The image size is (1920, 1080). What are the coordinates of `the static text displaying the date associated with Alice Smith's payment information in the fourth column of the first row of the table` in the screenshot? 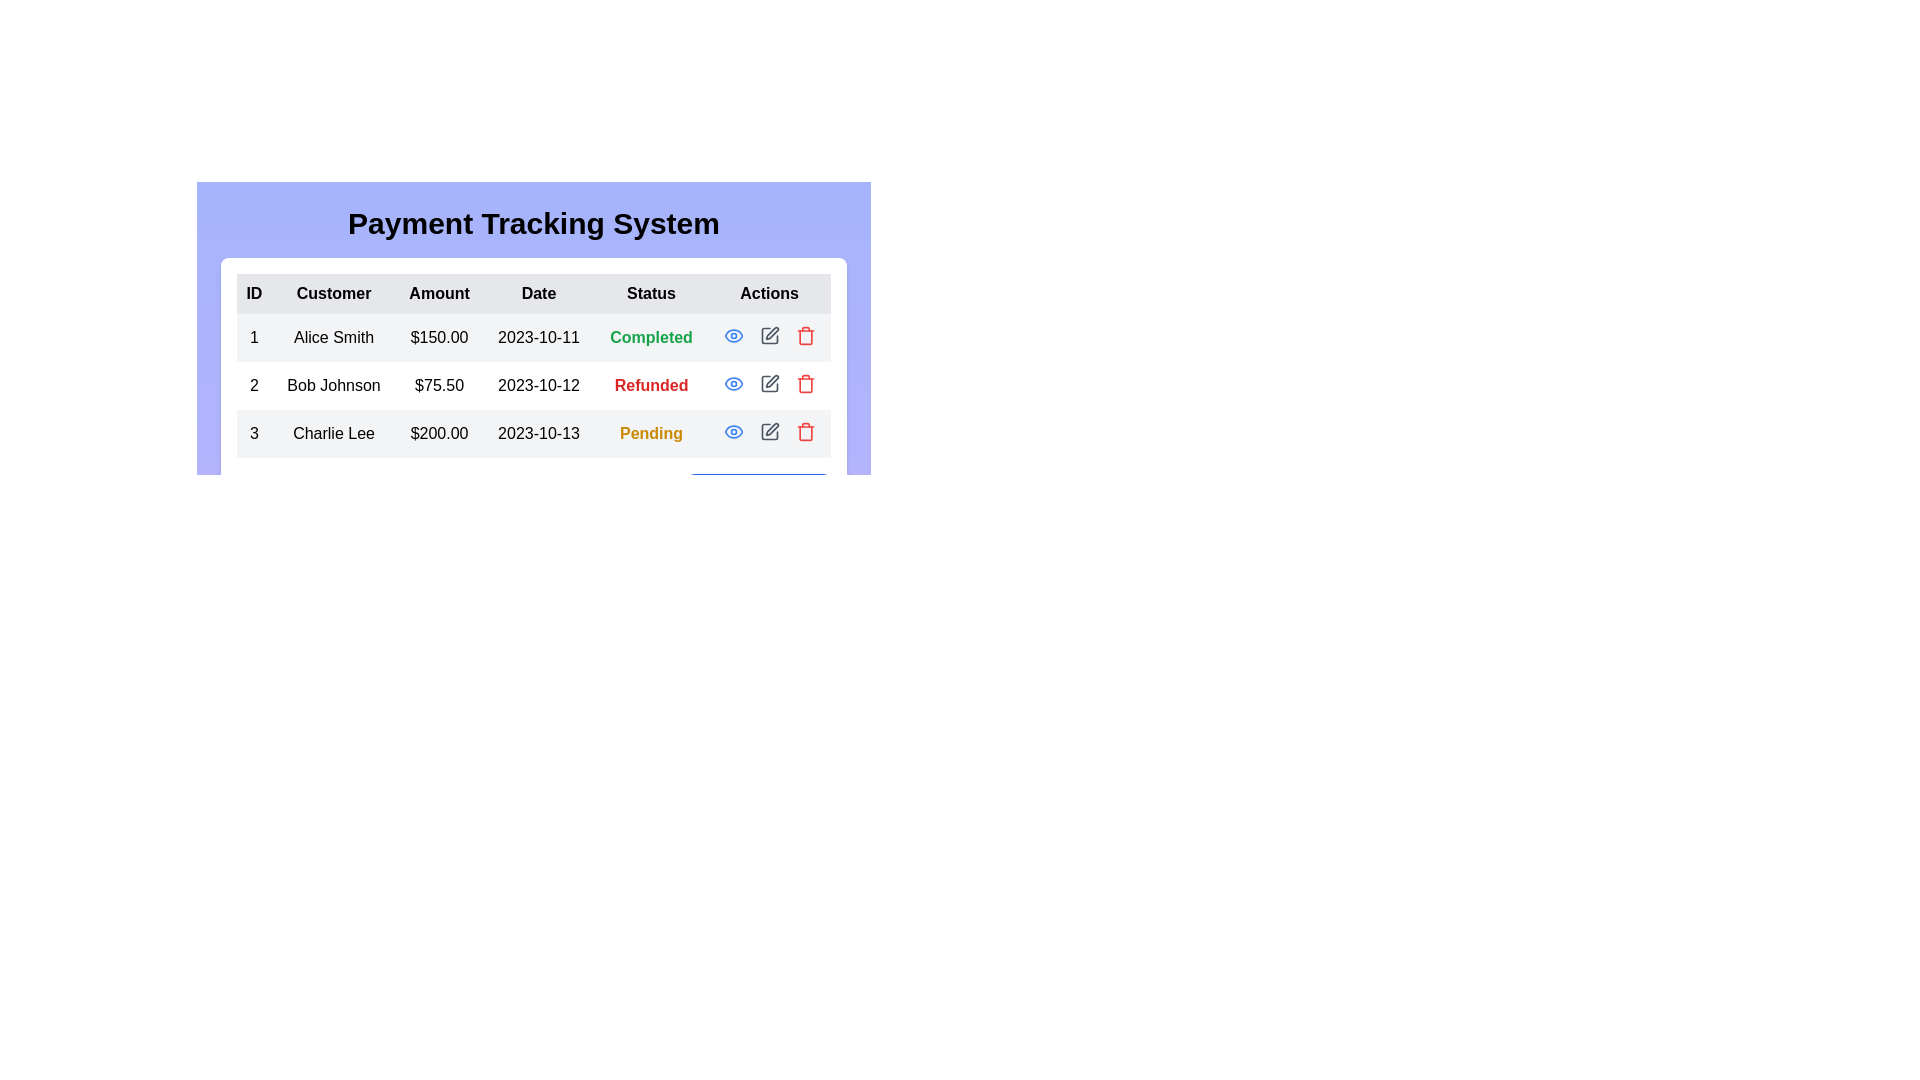 It's located at (538, 337).